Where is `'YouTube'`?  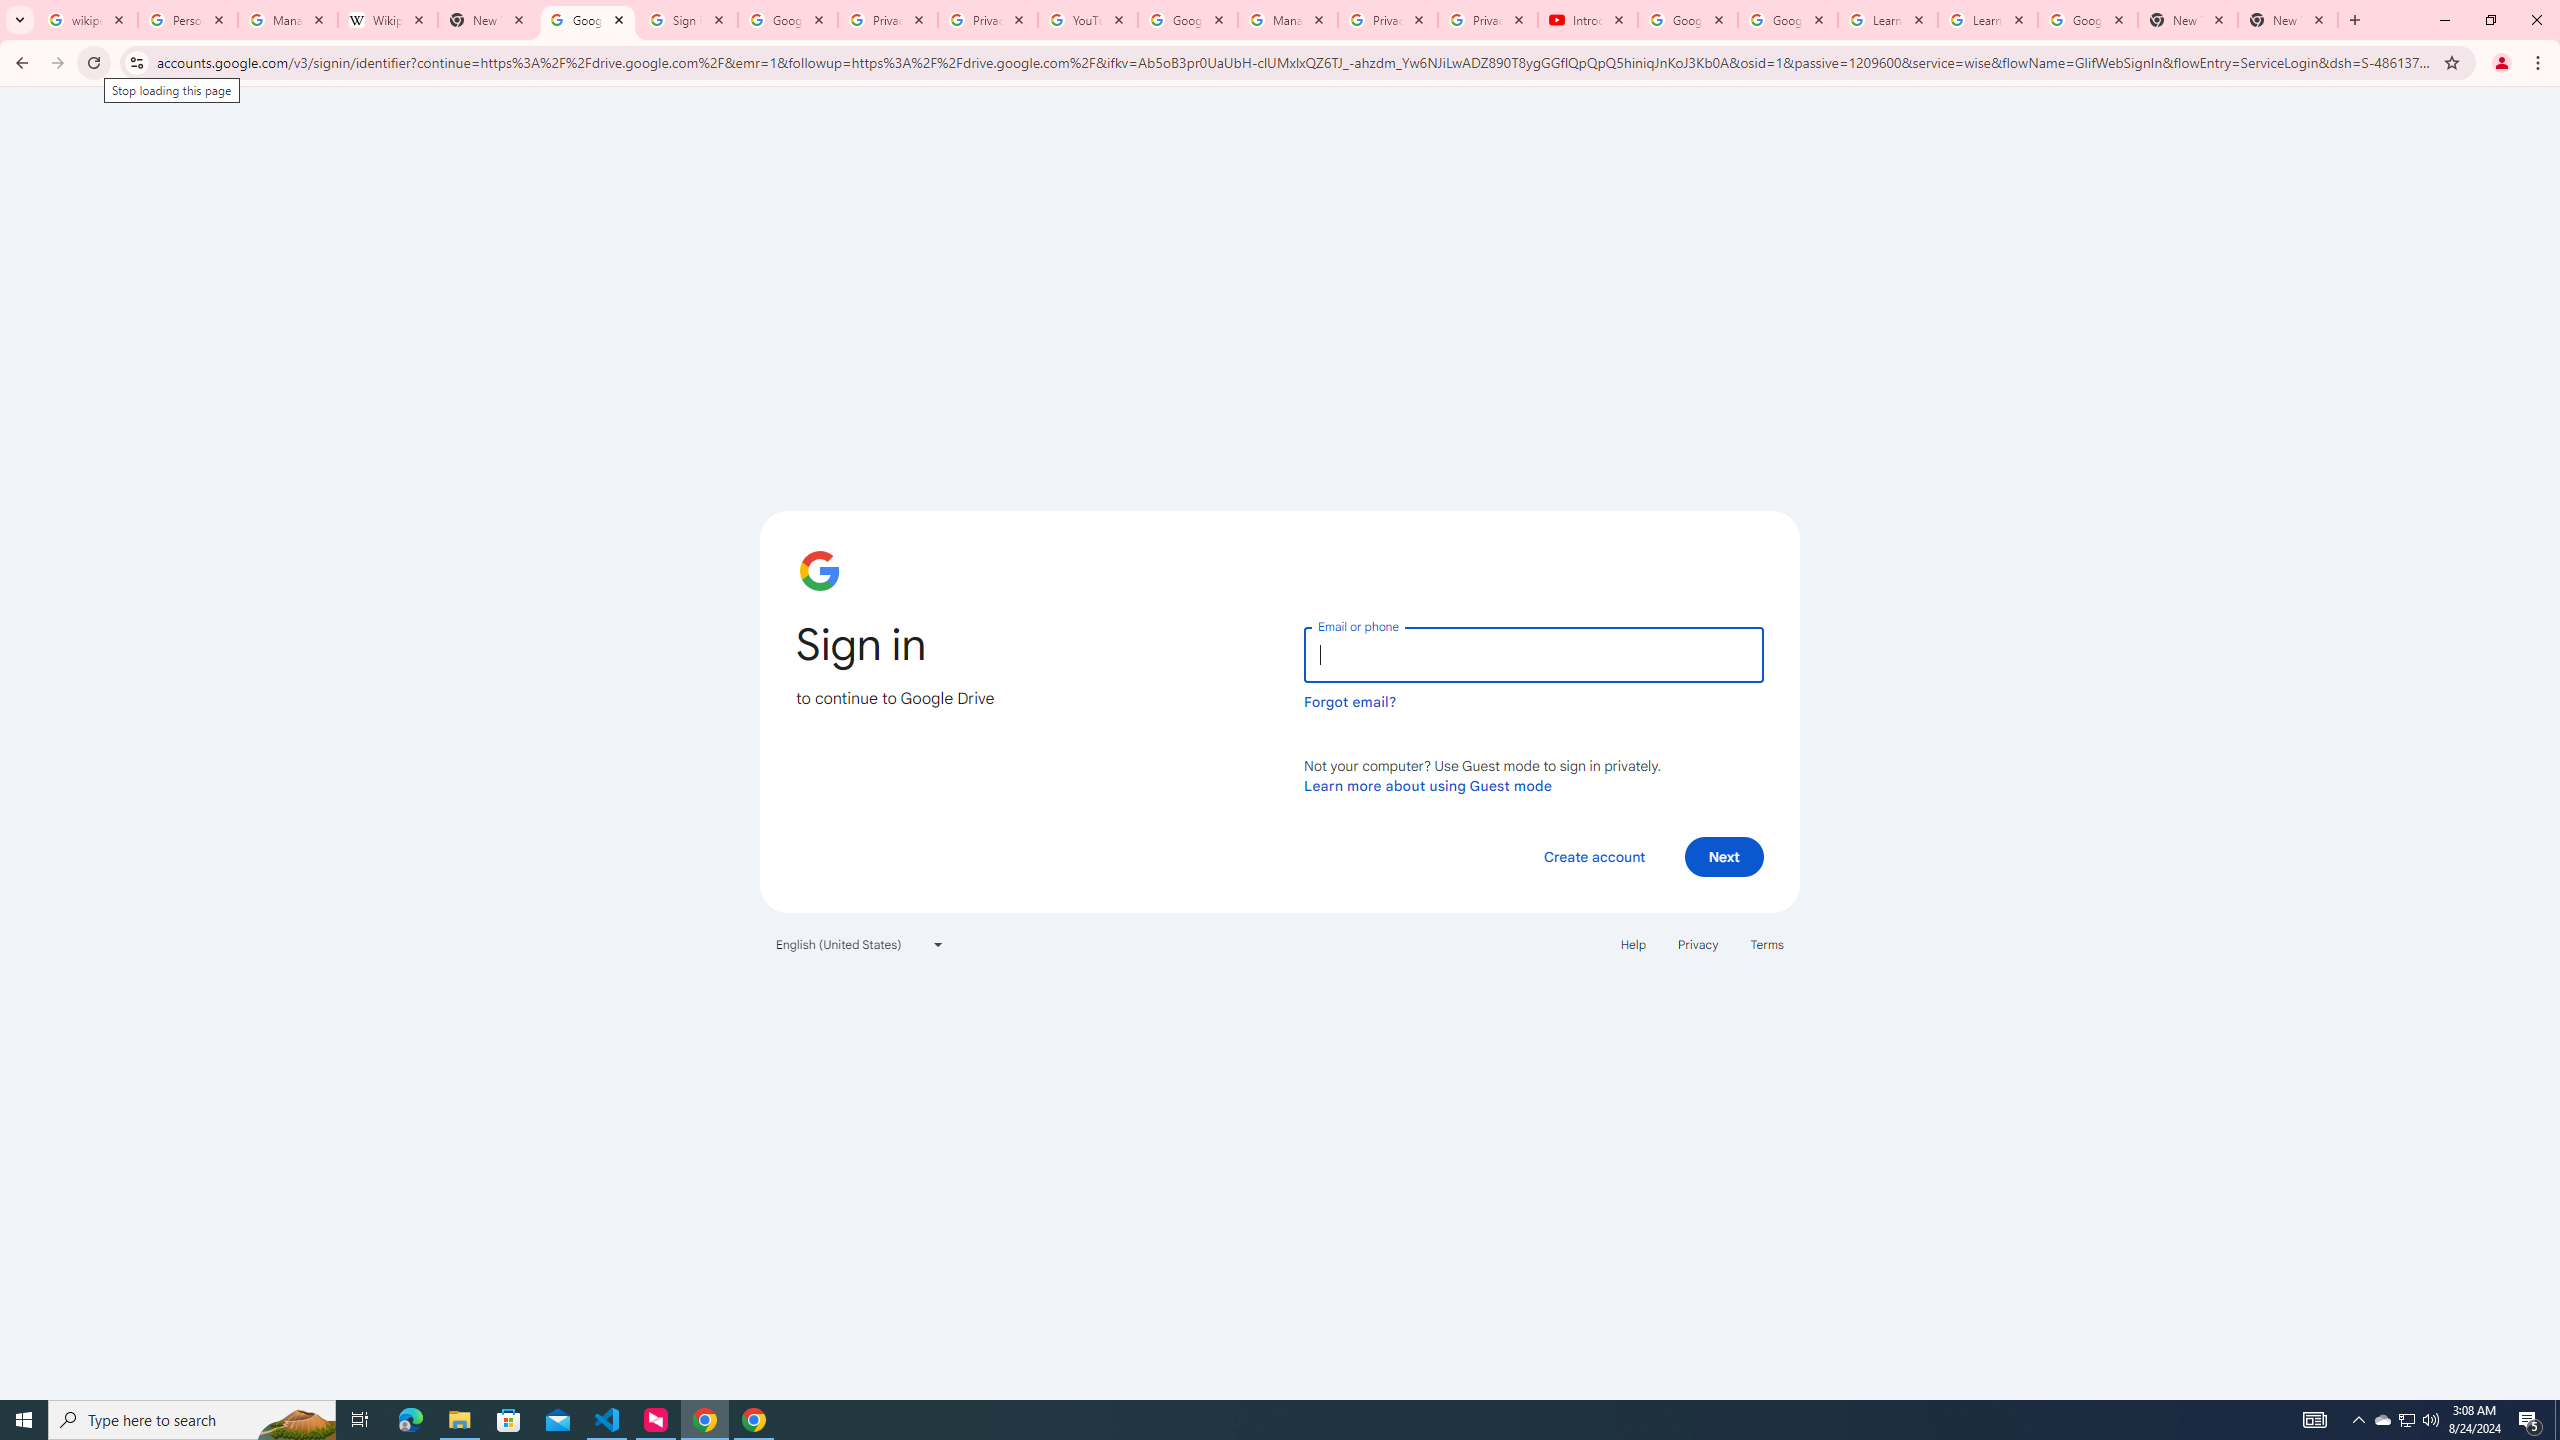
'YouTube' is located at coordinates (1088, 19).